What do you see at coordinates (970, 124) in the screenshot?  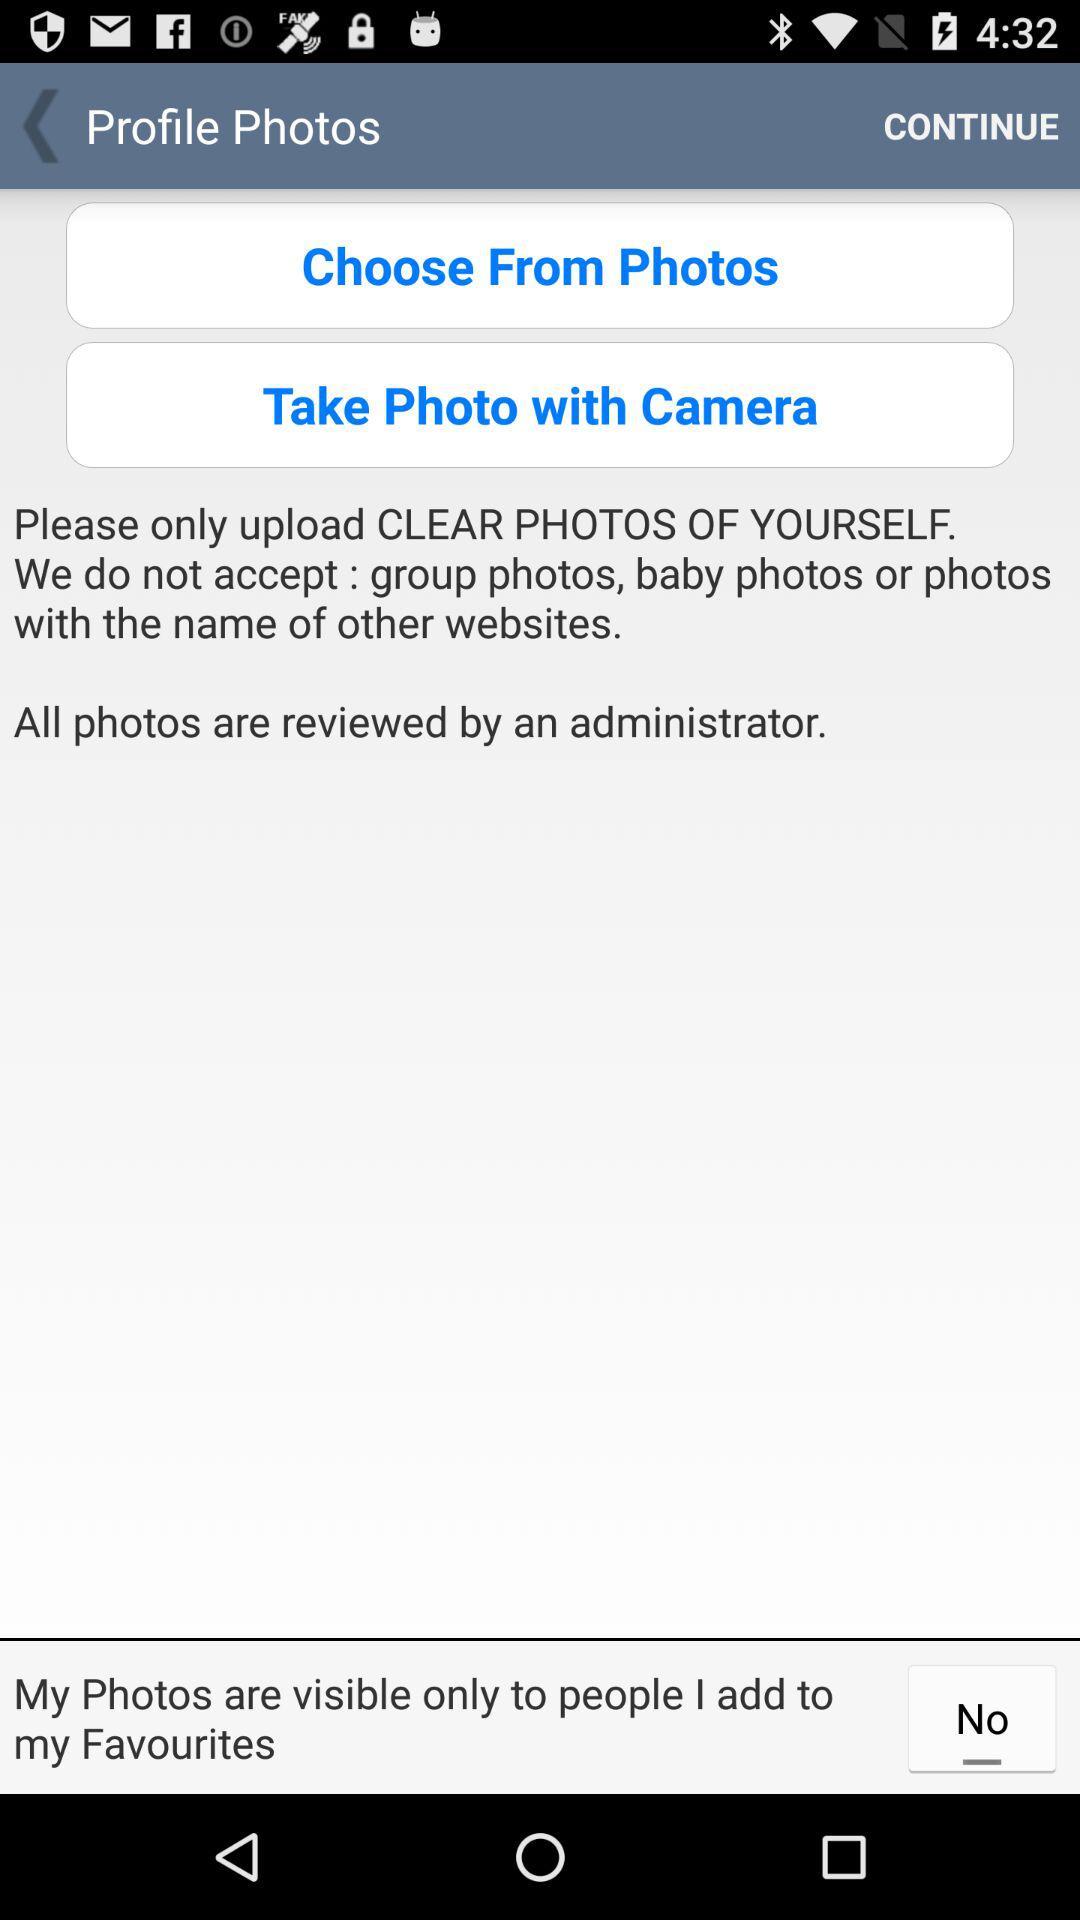 I see `continue item` at bounding box center [970, 124].